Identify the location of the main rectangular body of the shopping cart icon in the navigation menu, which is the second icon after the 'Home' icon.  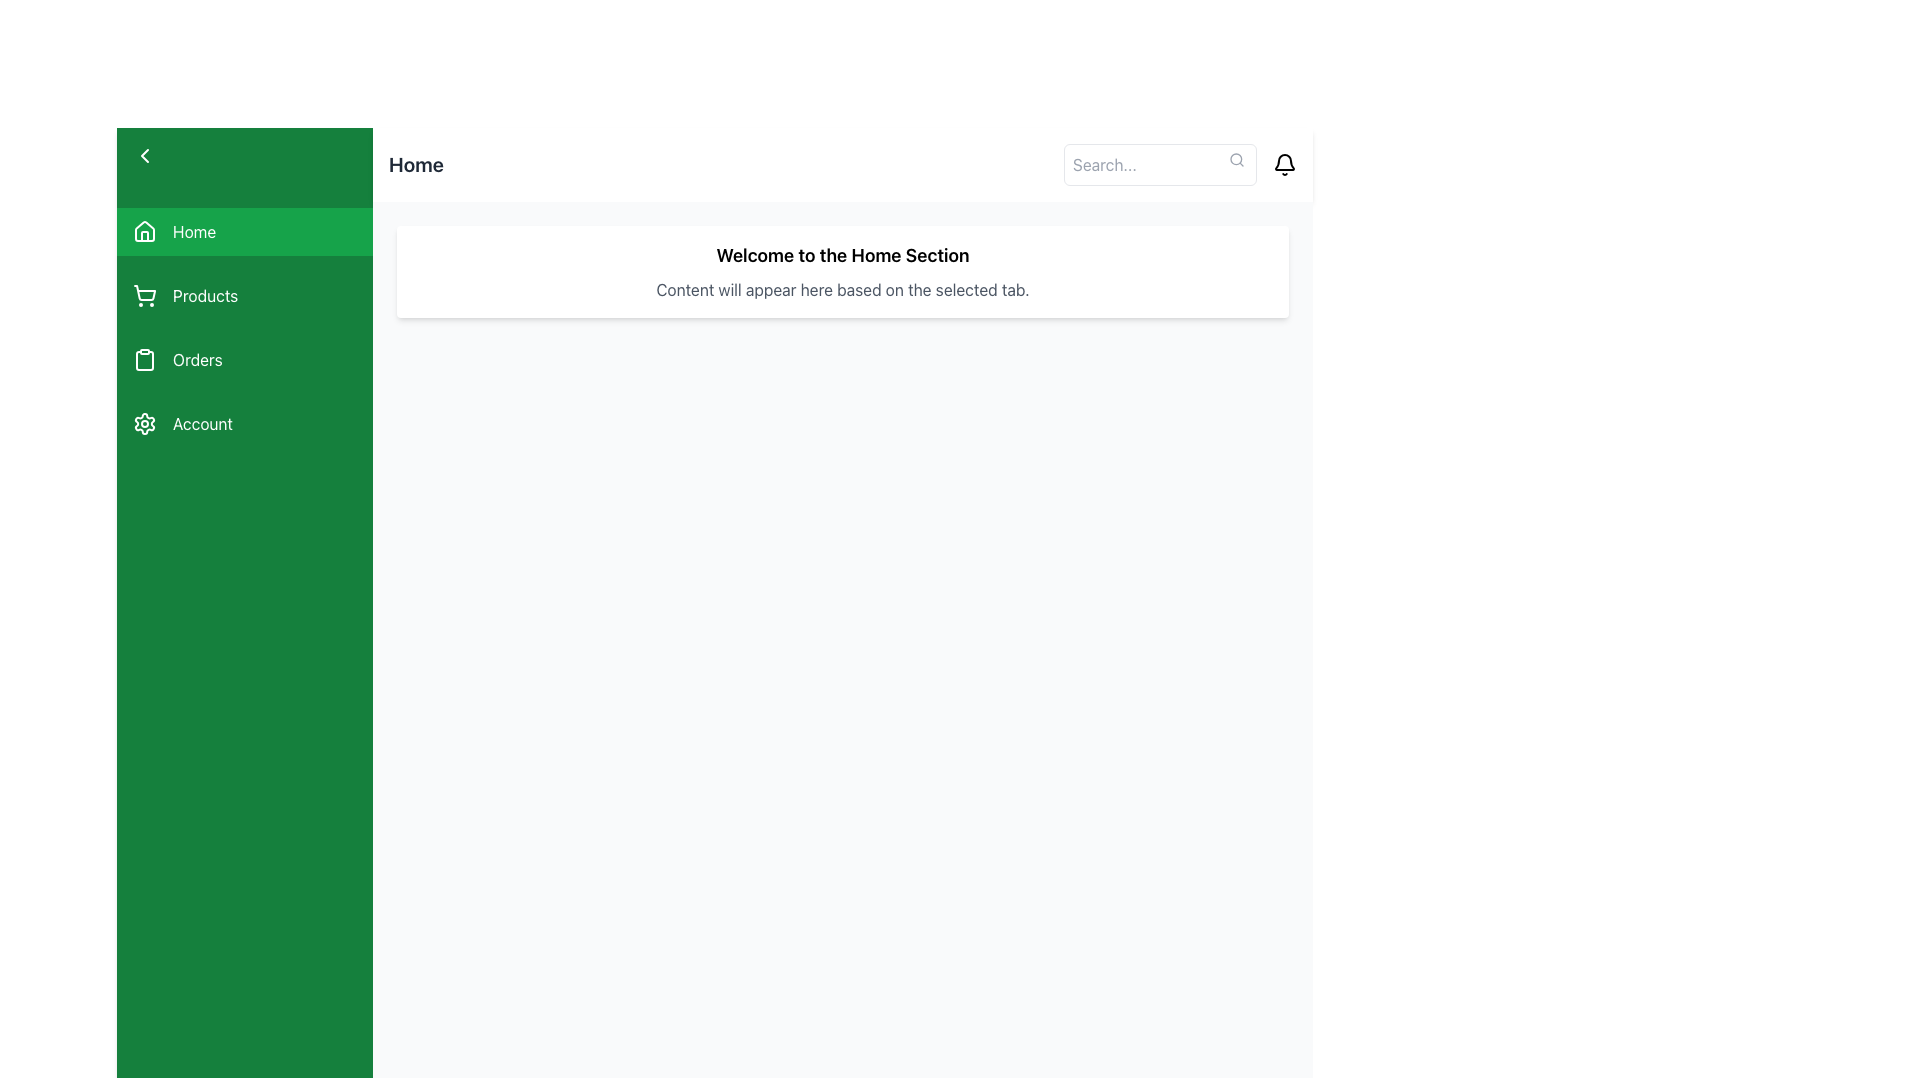
(144, 293).